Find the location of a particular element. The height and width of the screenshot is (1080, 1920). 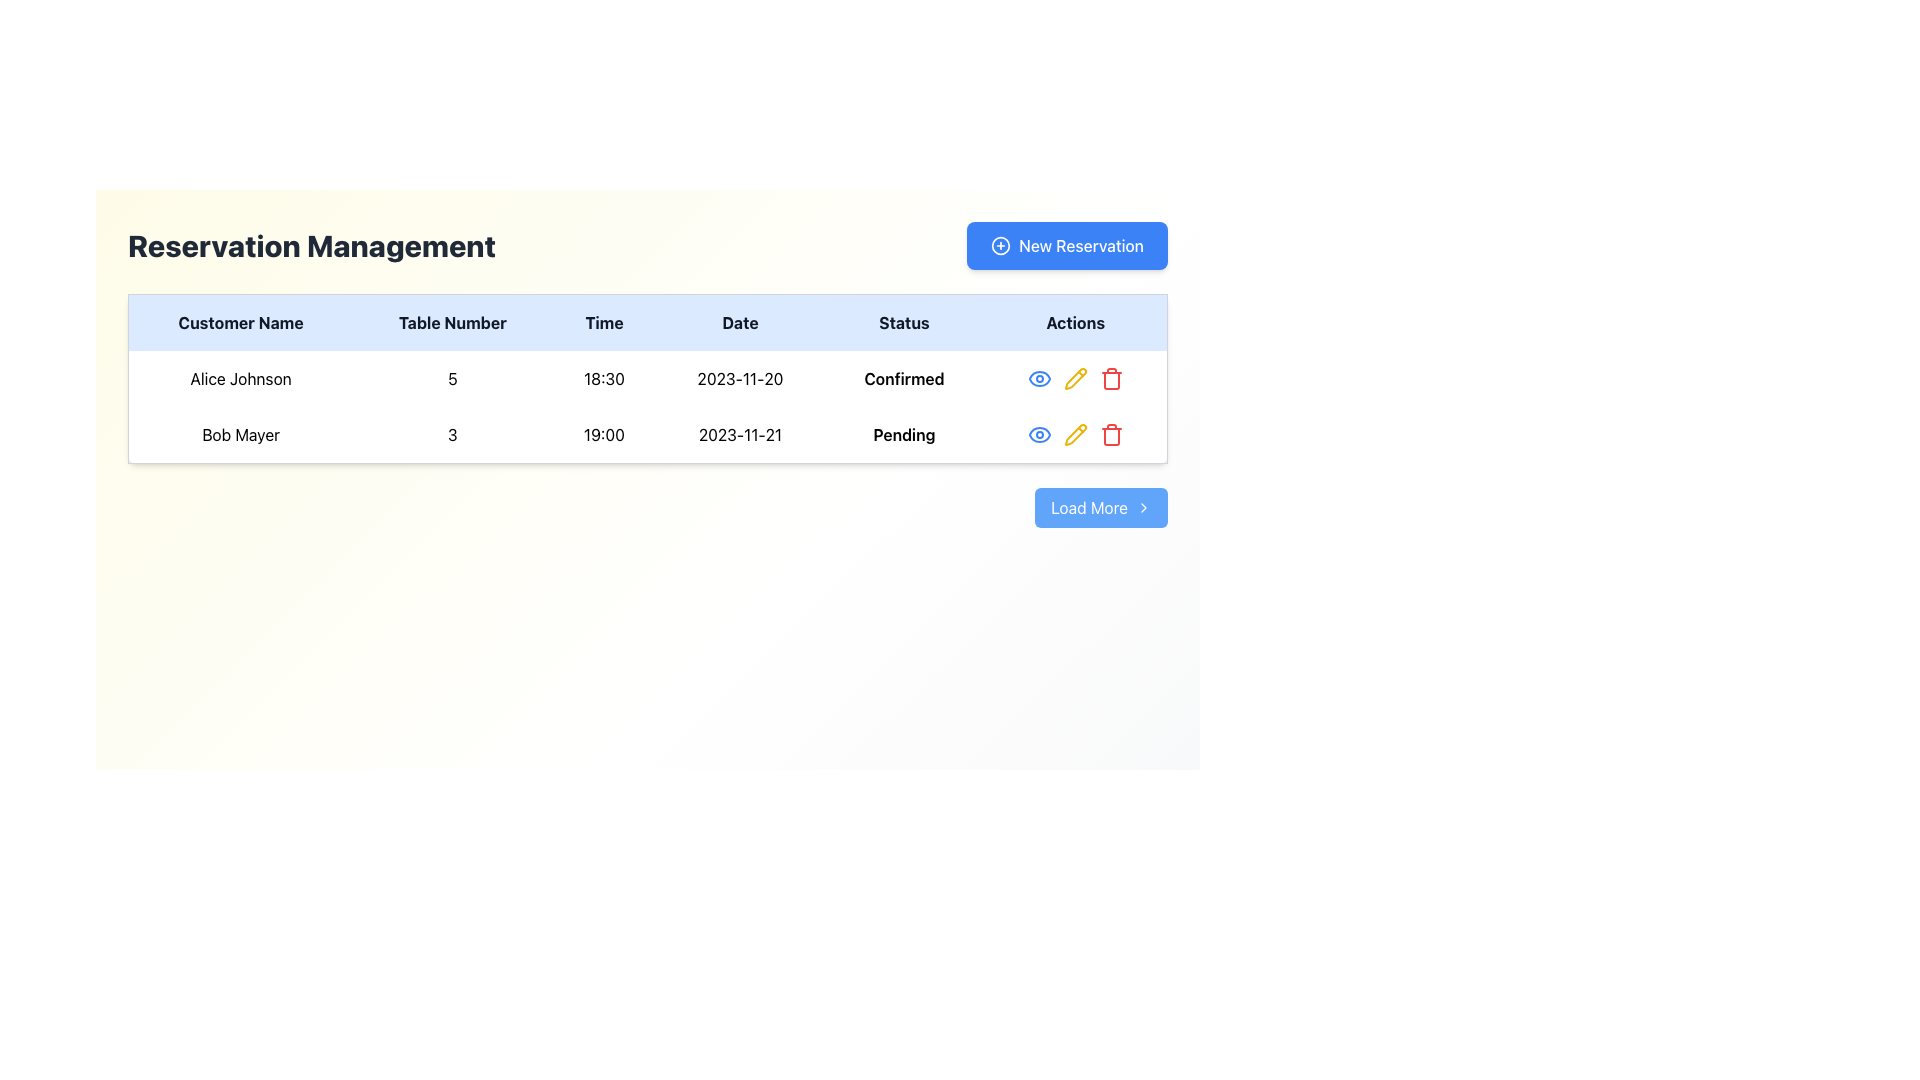

the yellow pencil icon in the 'Actions' column of the reservation table for Alice Johnson is located at coordinates (1074, 378).